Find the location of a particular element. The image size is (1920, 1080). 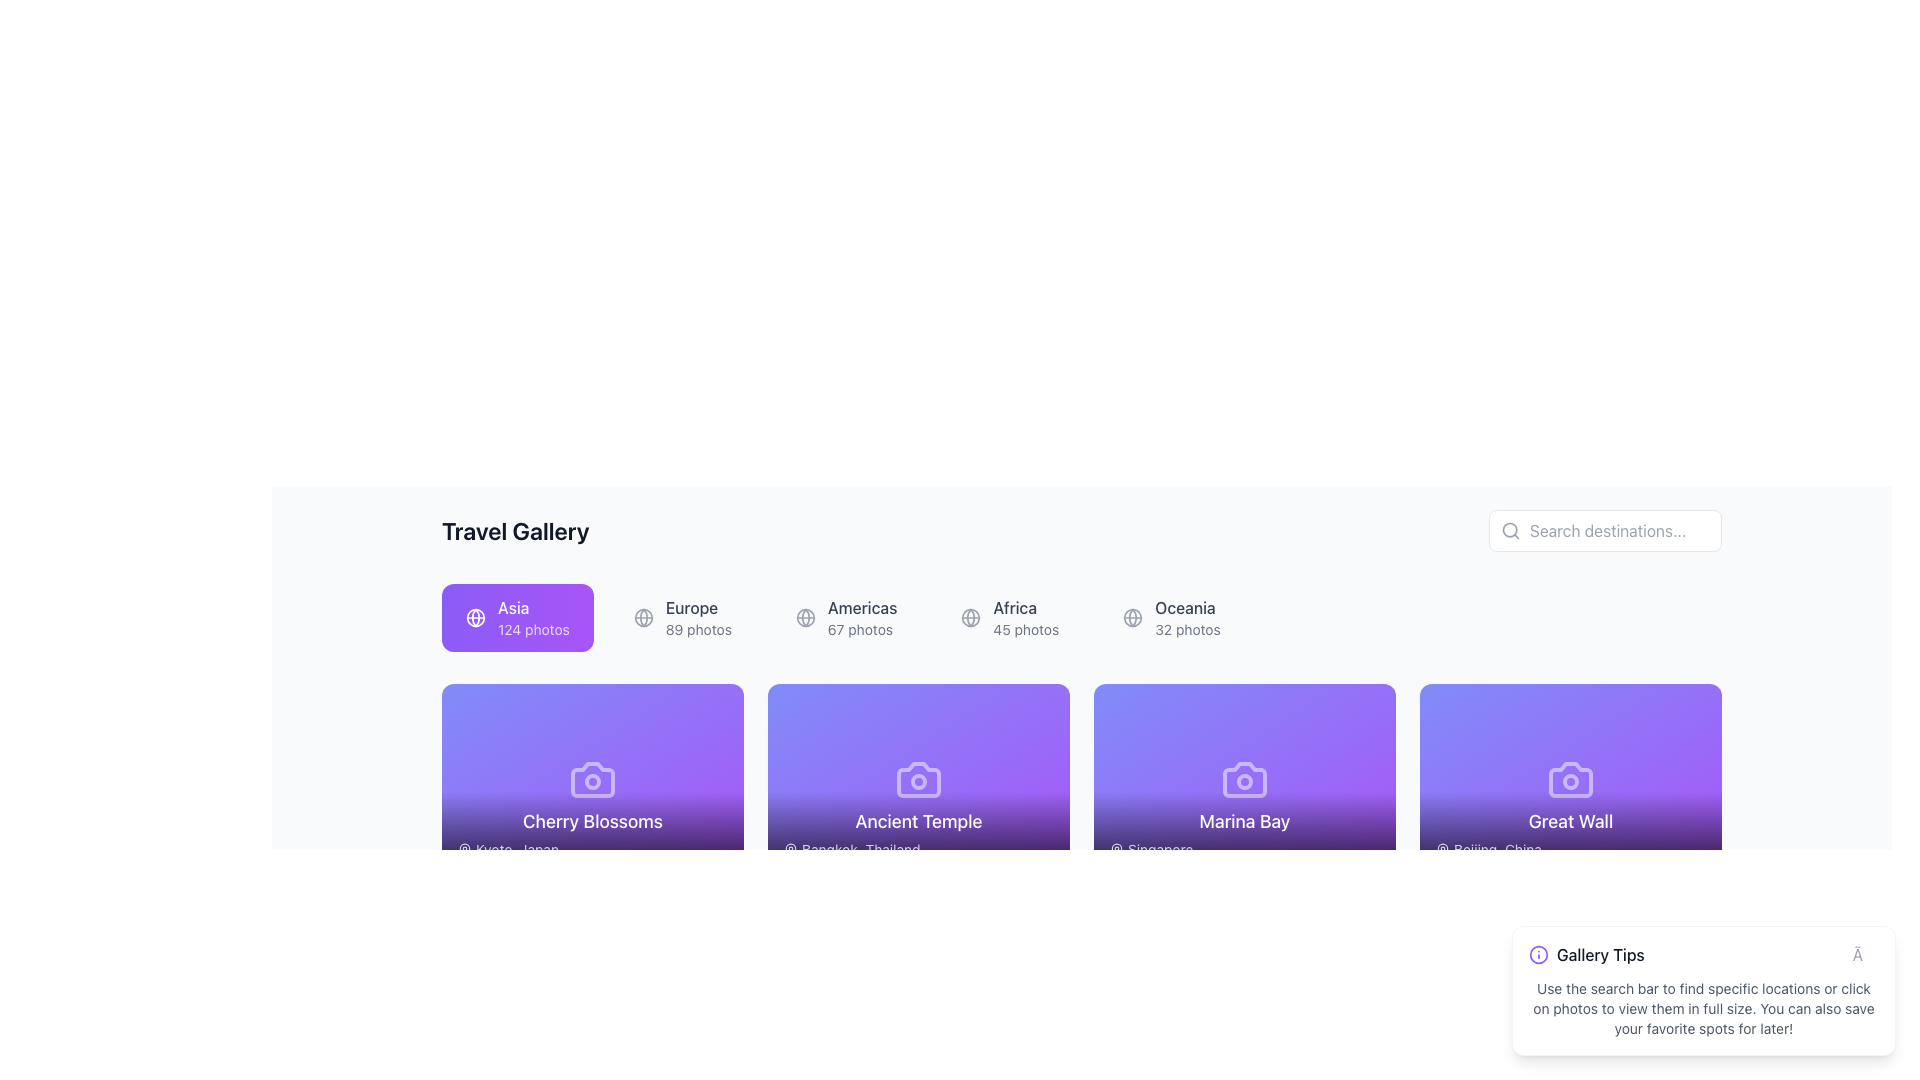

the dismiss button on the floating Informational Box located near the bottom-right corner of the interface is located at coordinates (1703, 991).